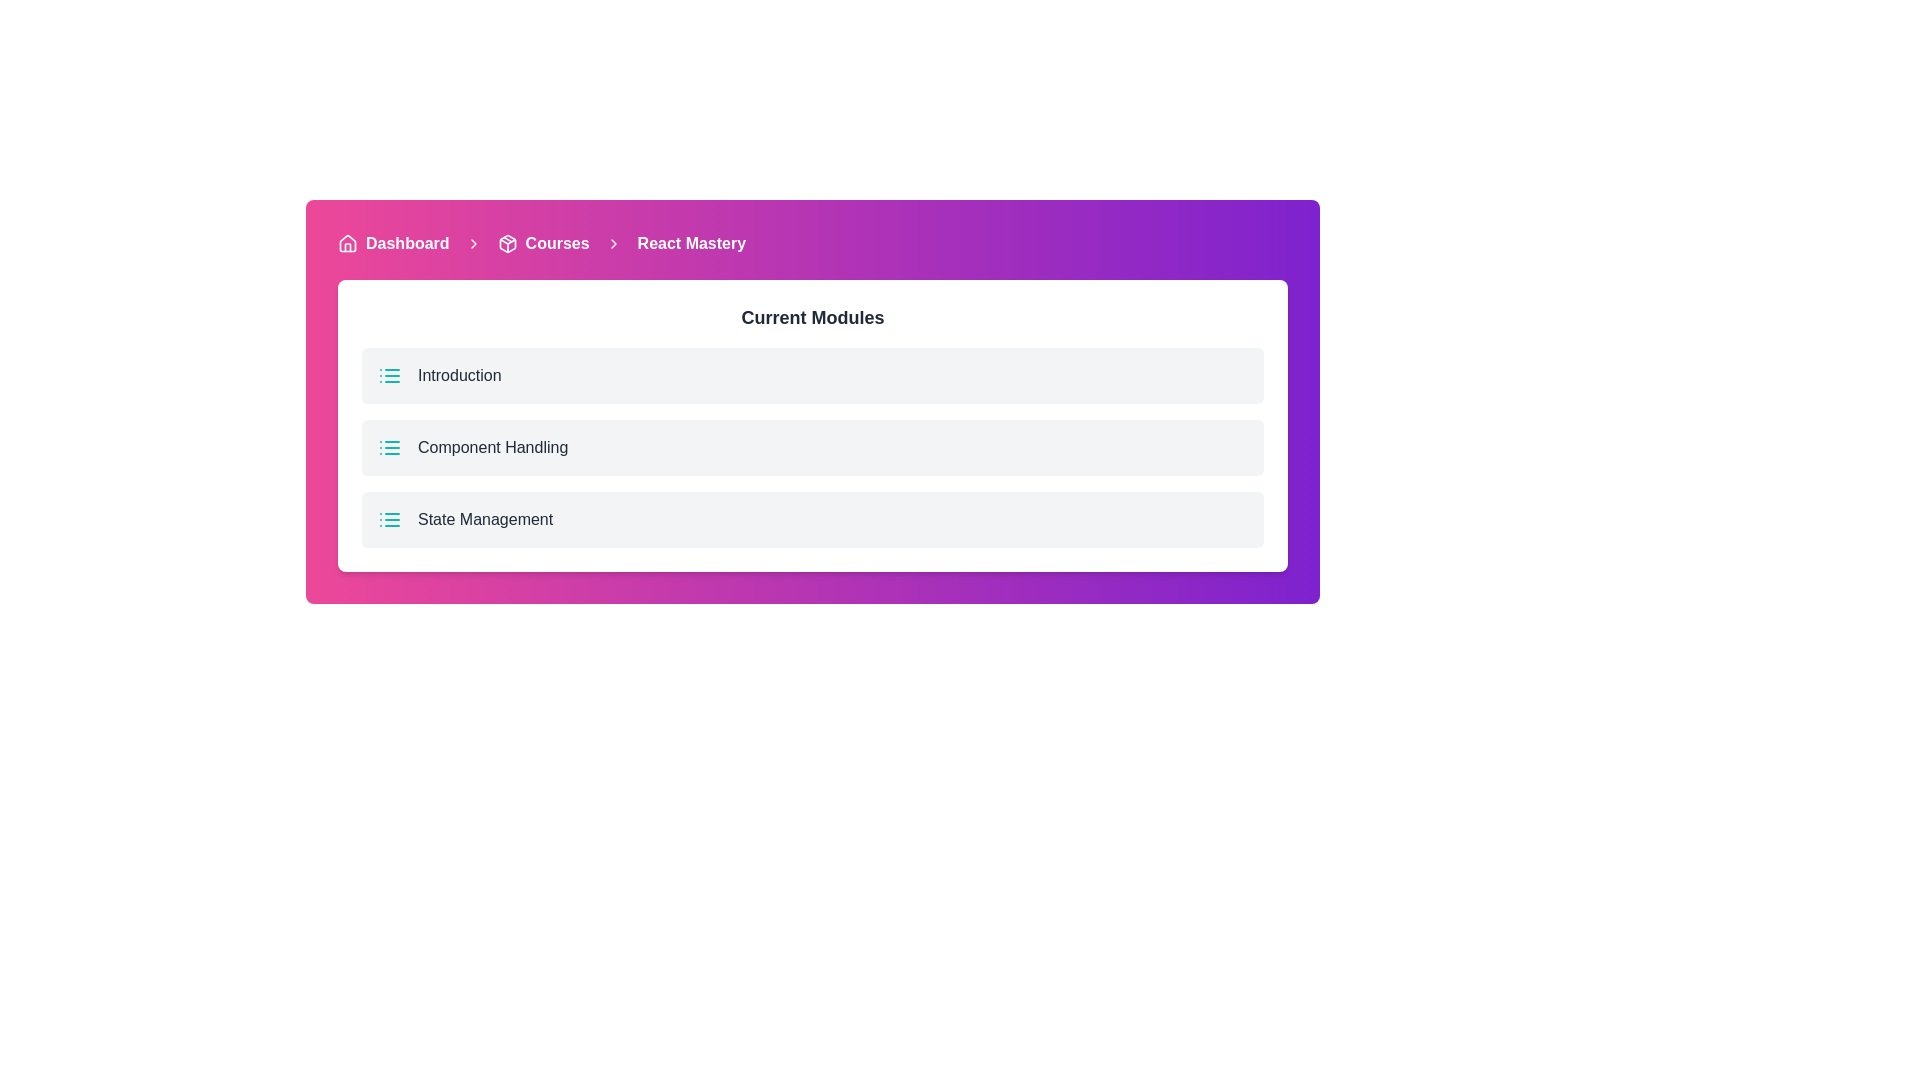 This screenshot has width=1920, height=1080. I want to click on the list item labeled 'Component Handling' which has a light gray background and is the second item in the 'Current Modules' card, so click(812, 424).